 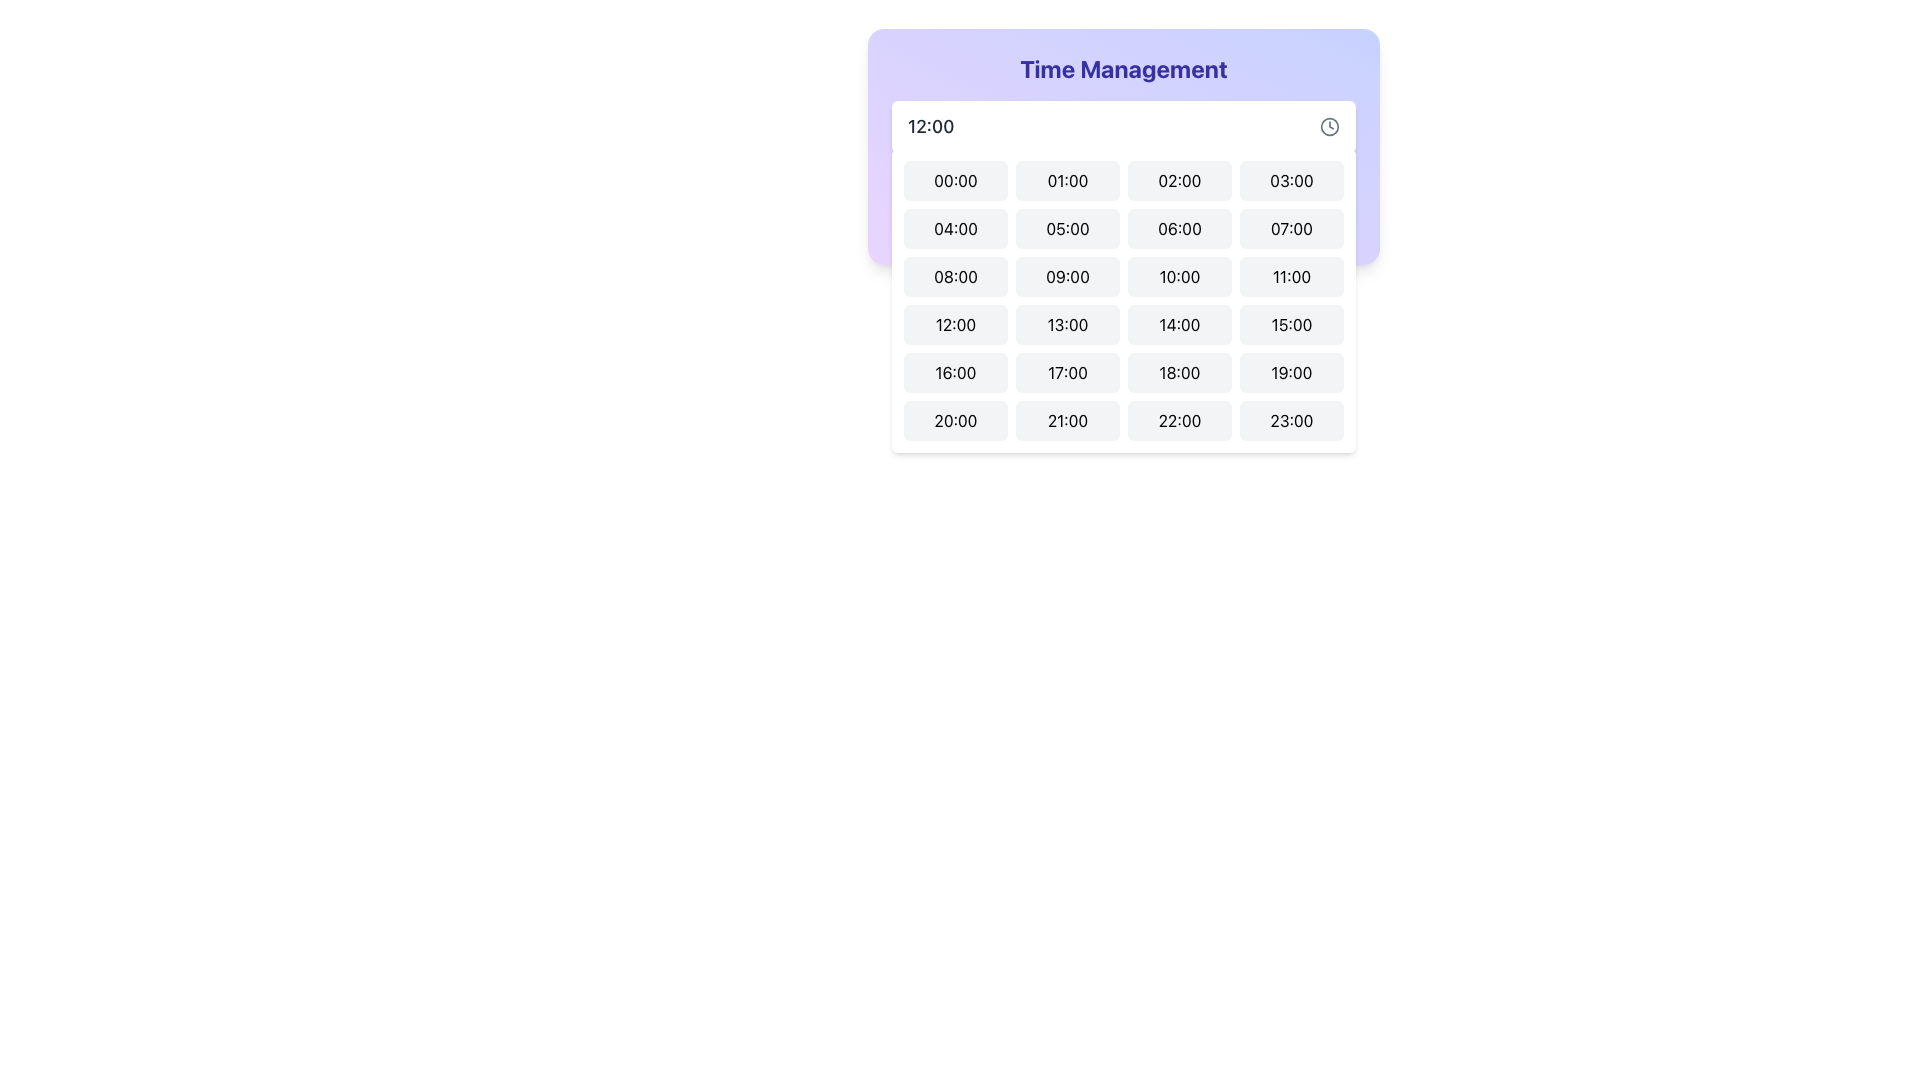 I want to click on the button labeled '22:00' in the time picker interface, so click(x=1180, y=419).